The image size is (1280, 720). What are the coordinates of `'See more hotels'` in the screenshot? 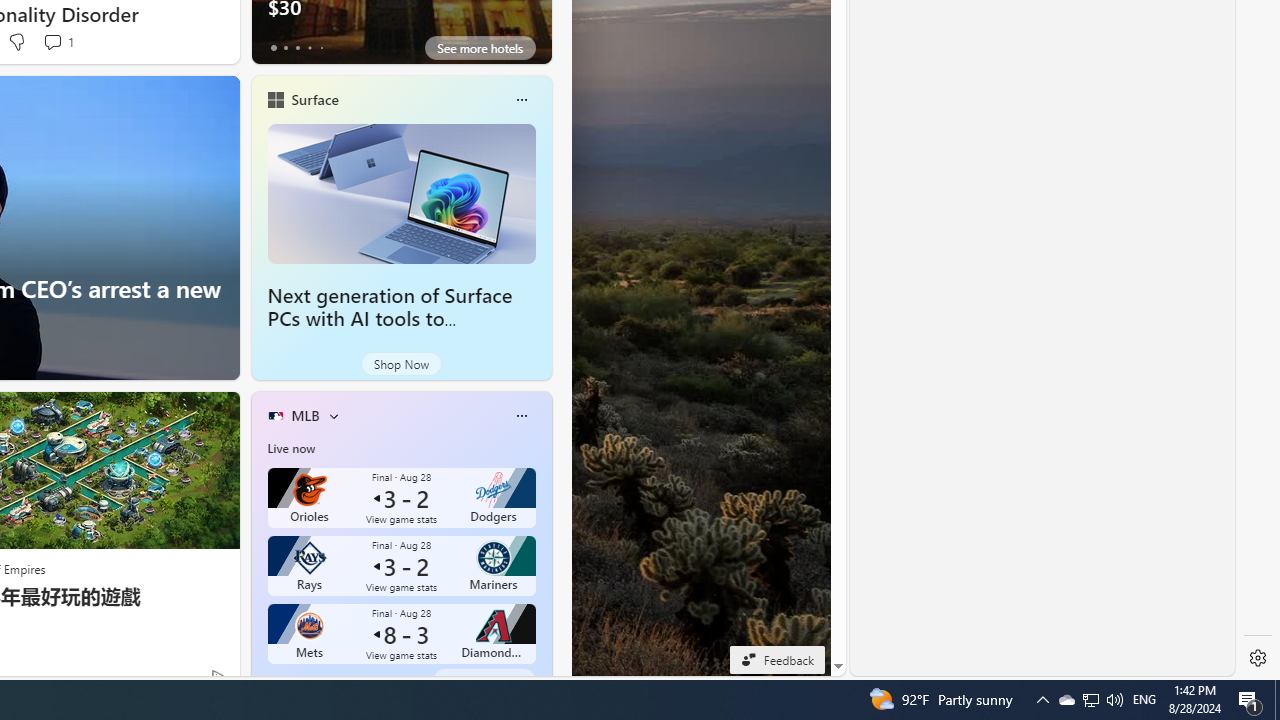 It's located at (480, 46).